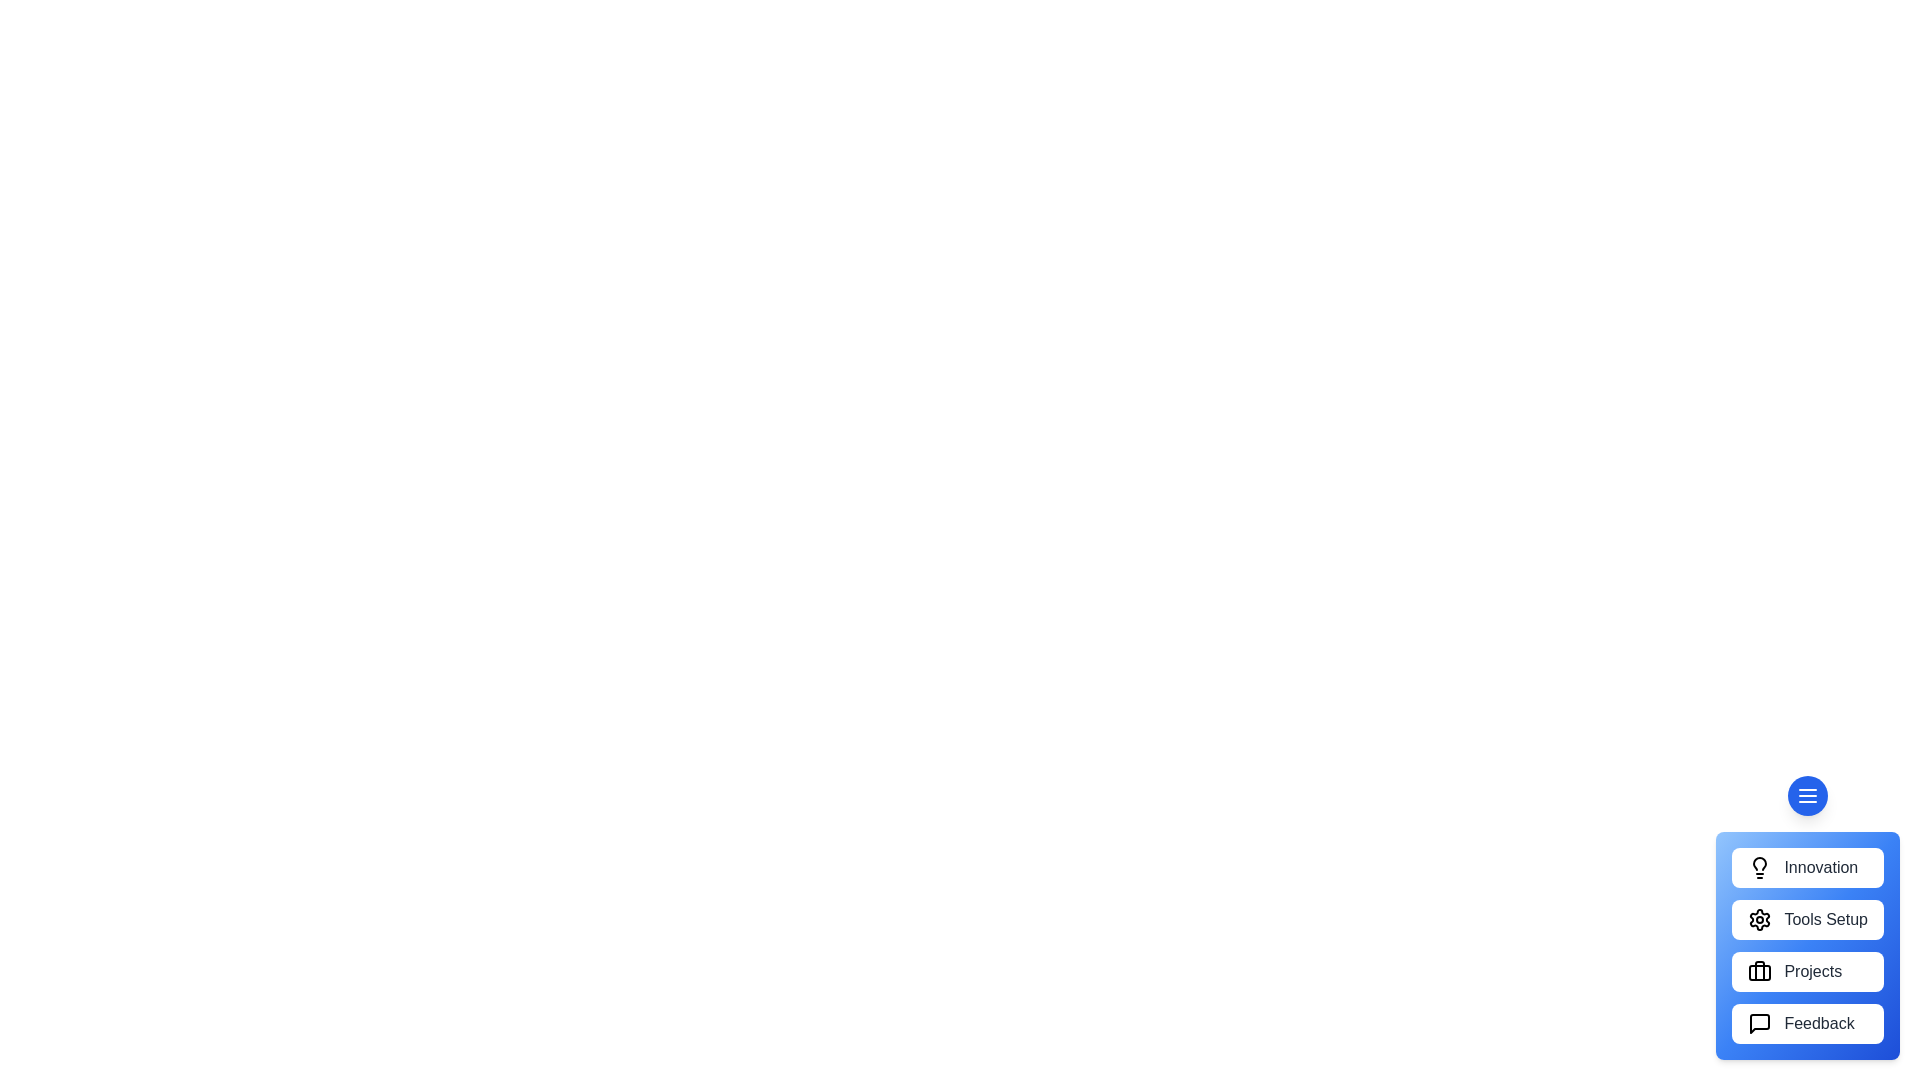 This screenshot has width=1920, height=1080. I want to click on the 'Tools Setup' button, so click(1808, 920).